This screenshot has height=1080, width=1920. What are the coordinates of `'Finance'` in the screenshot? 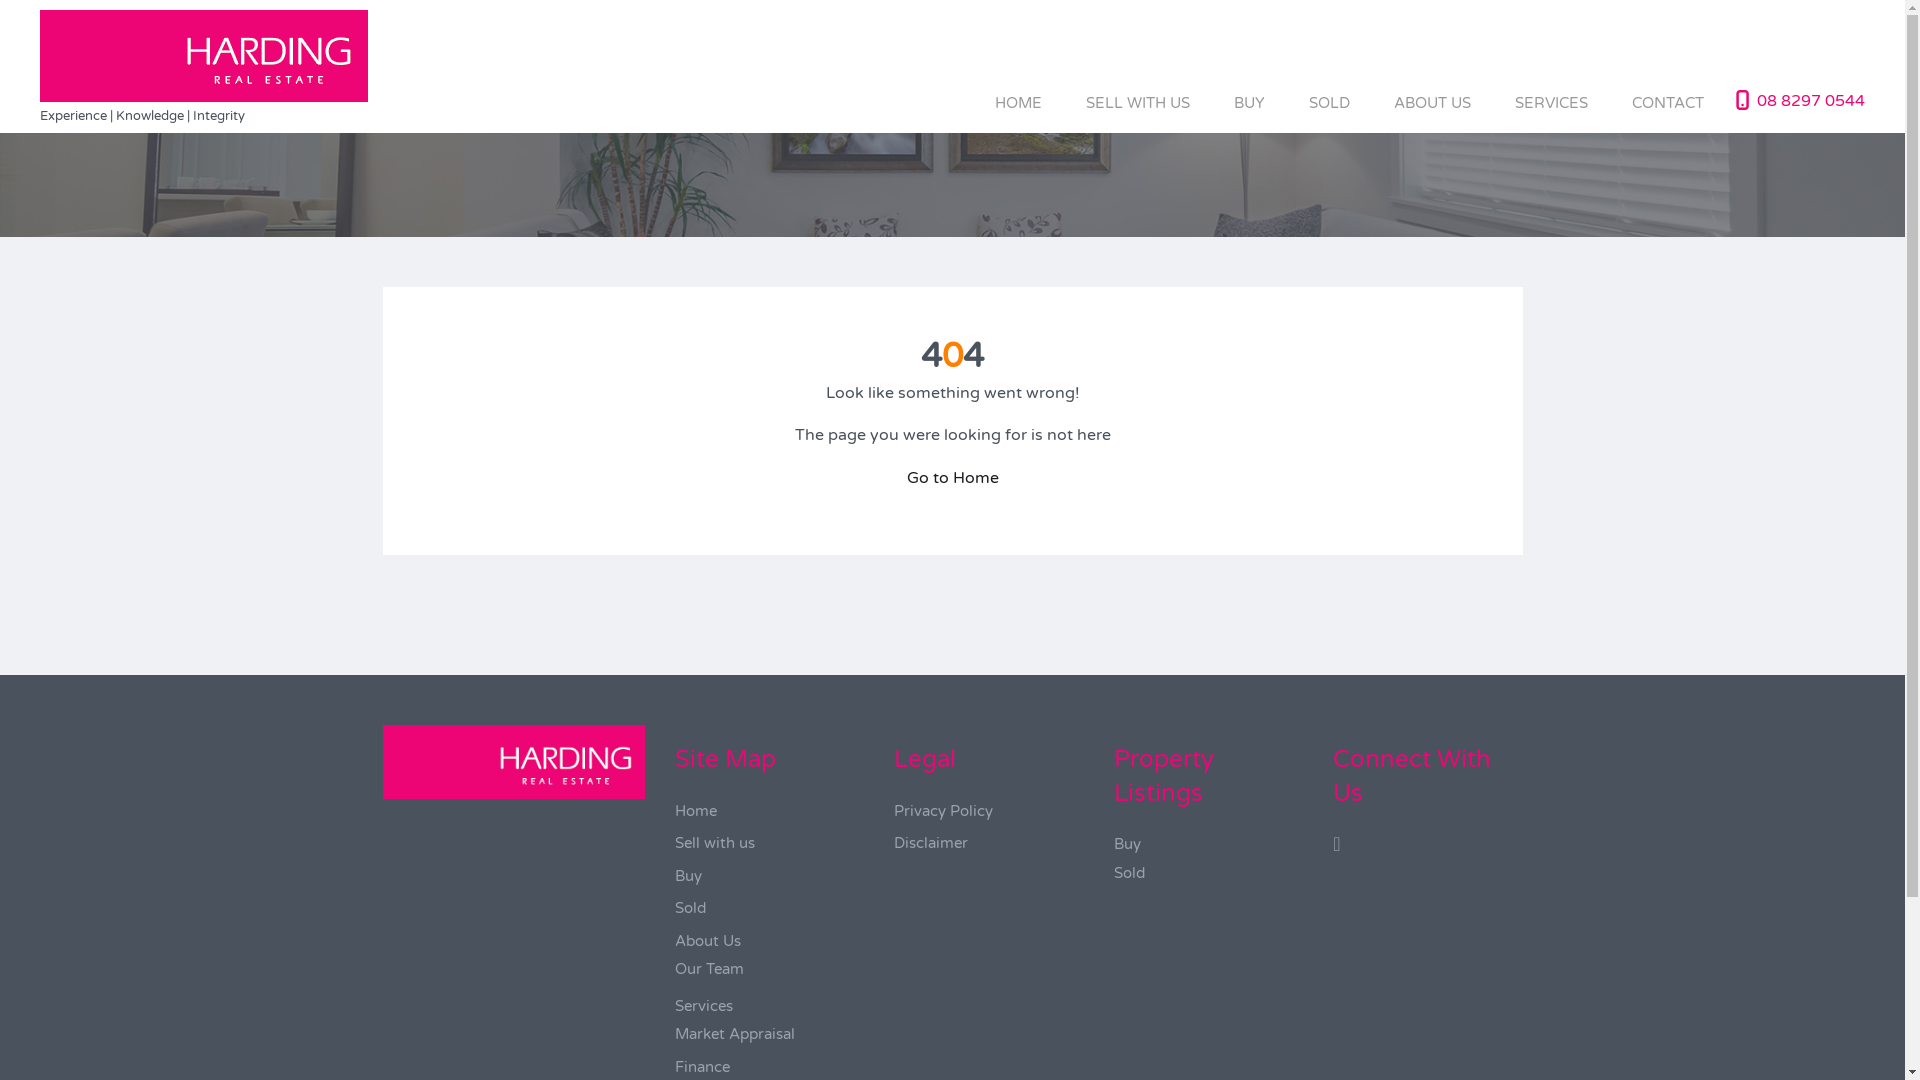 It's located at (702, 1066).